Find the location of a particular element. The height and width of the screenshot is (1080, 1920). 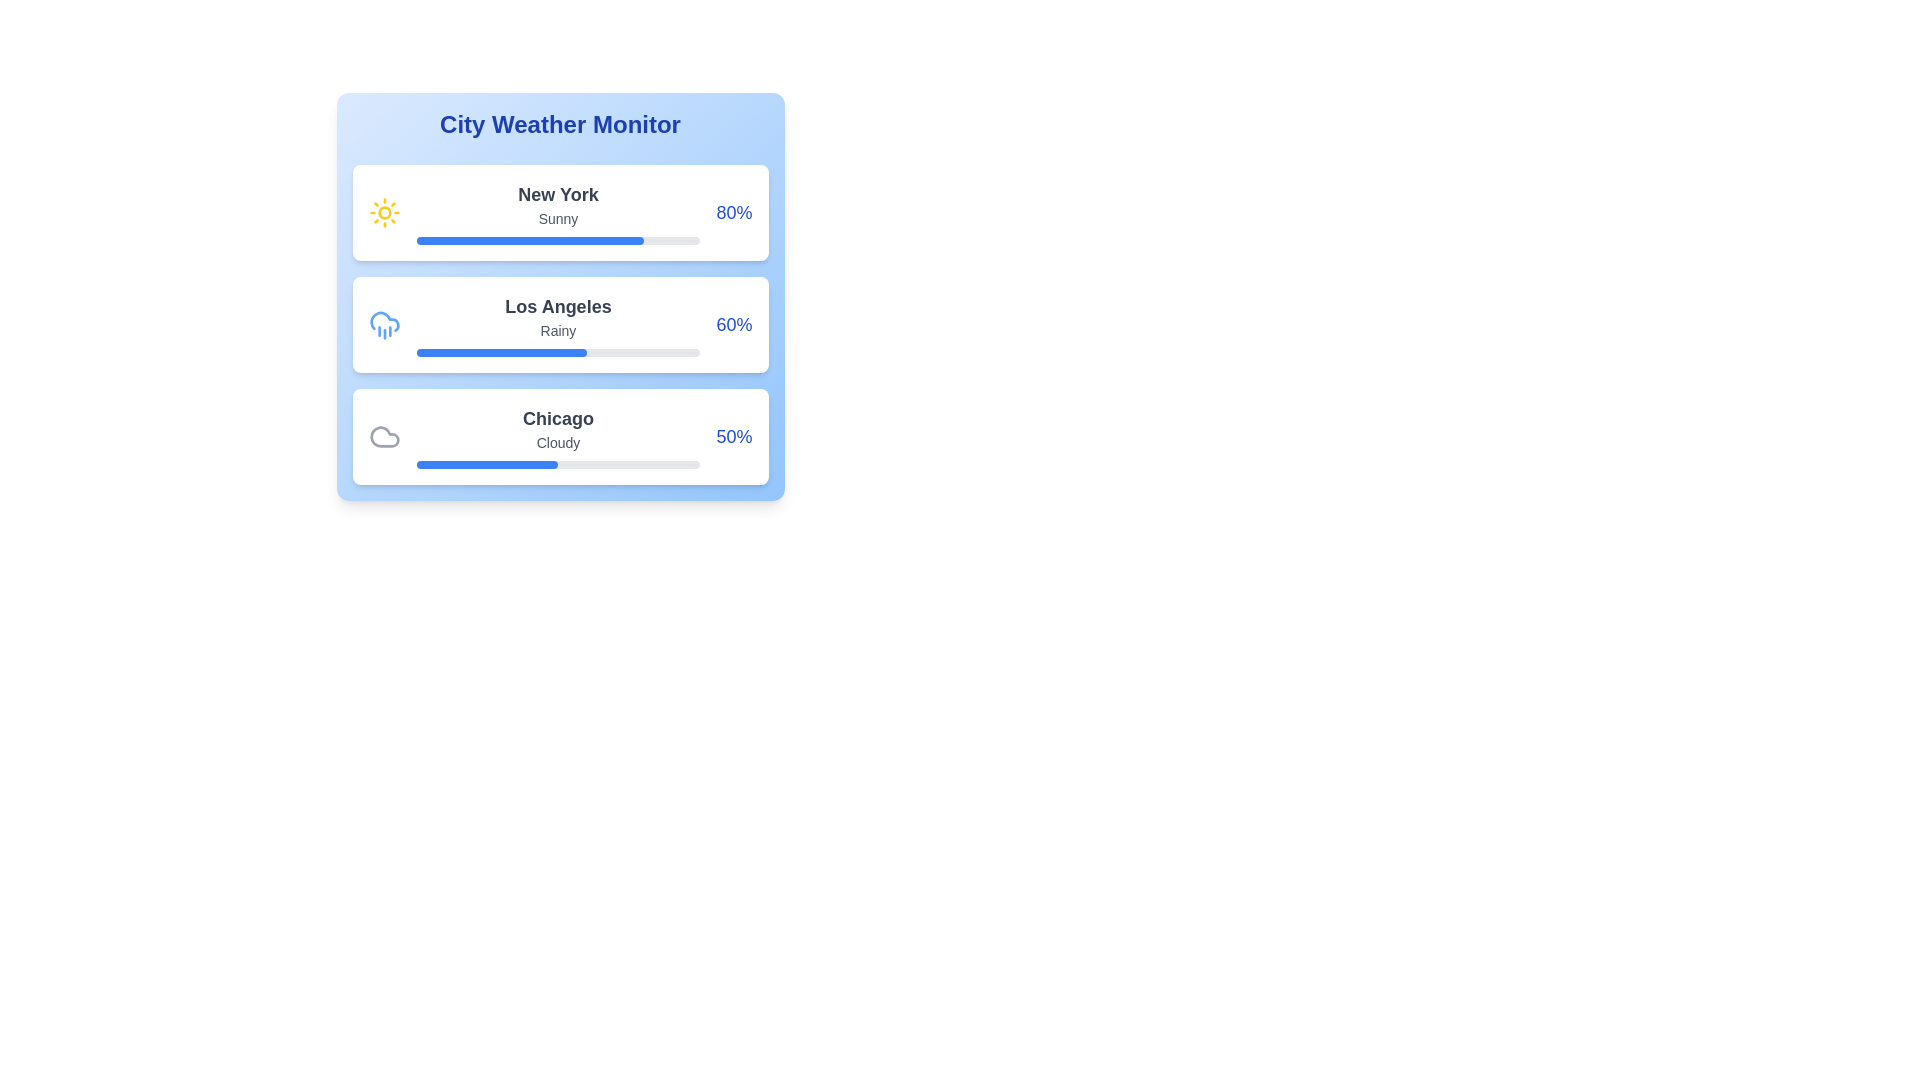

the horizontal progress bar indicating 60% completion, located below the 'Rainy' label in the 'Los Angeles' section of the card layout is located at coordinates (558, 352).